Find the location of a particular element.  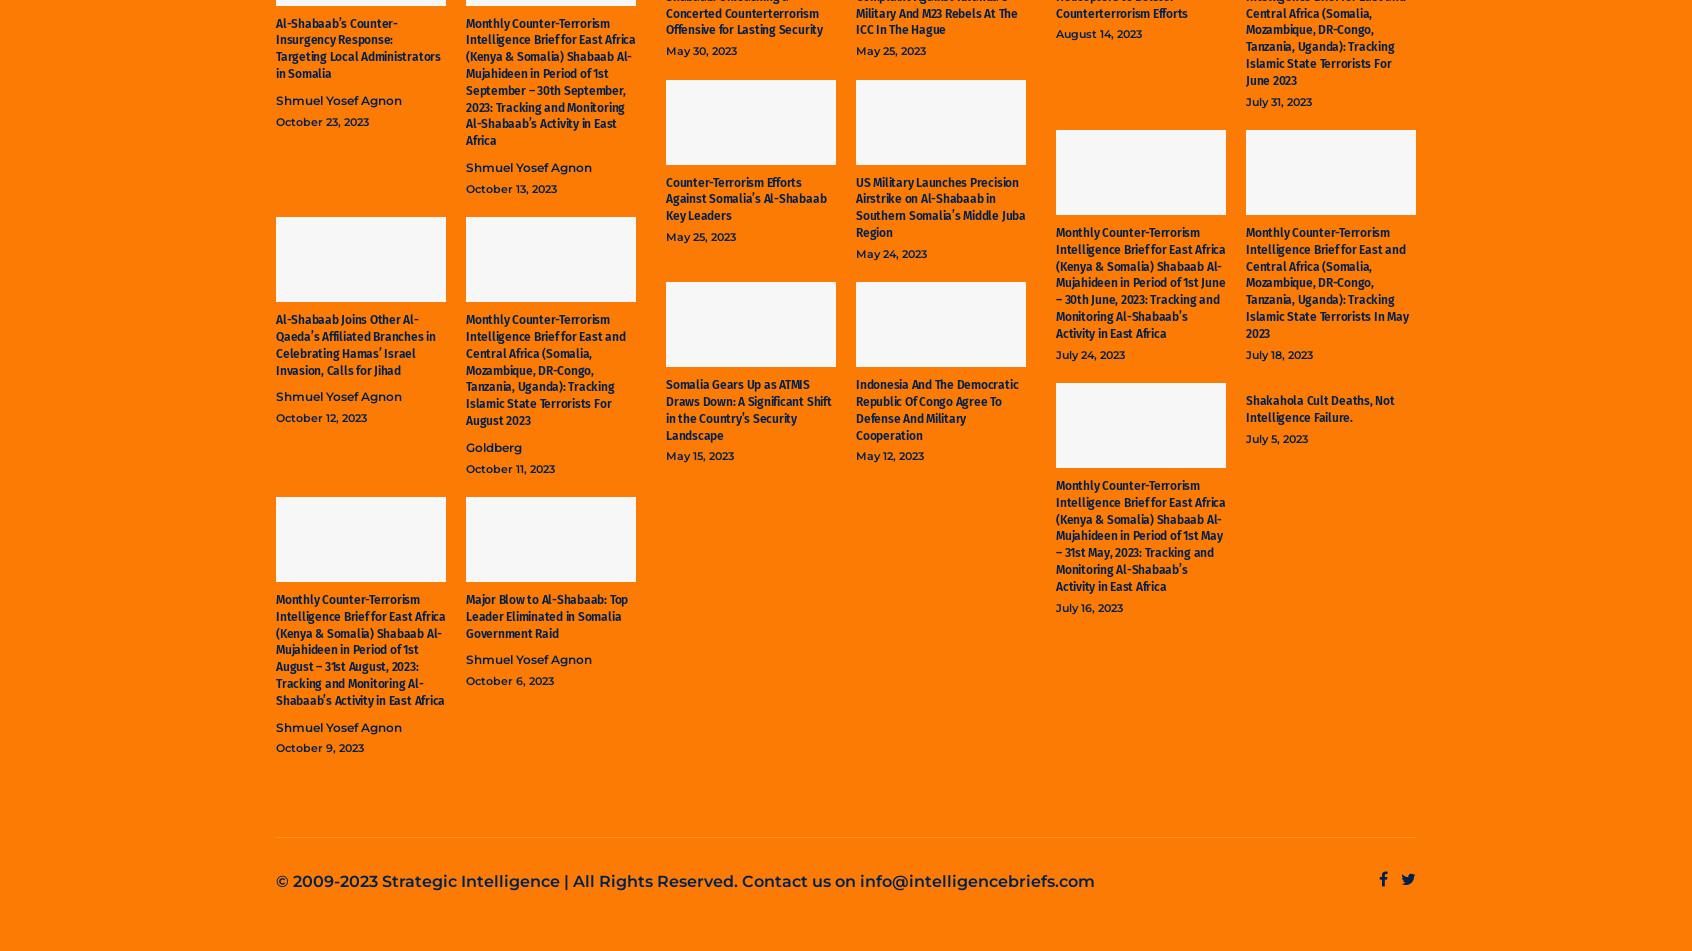

'July 31, 2023' is located at coordinates (1245, 100).